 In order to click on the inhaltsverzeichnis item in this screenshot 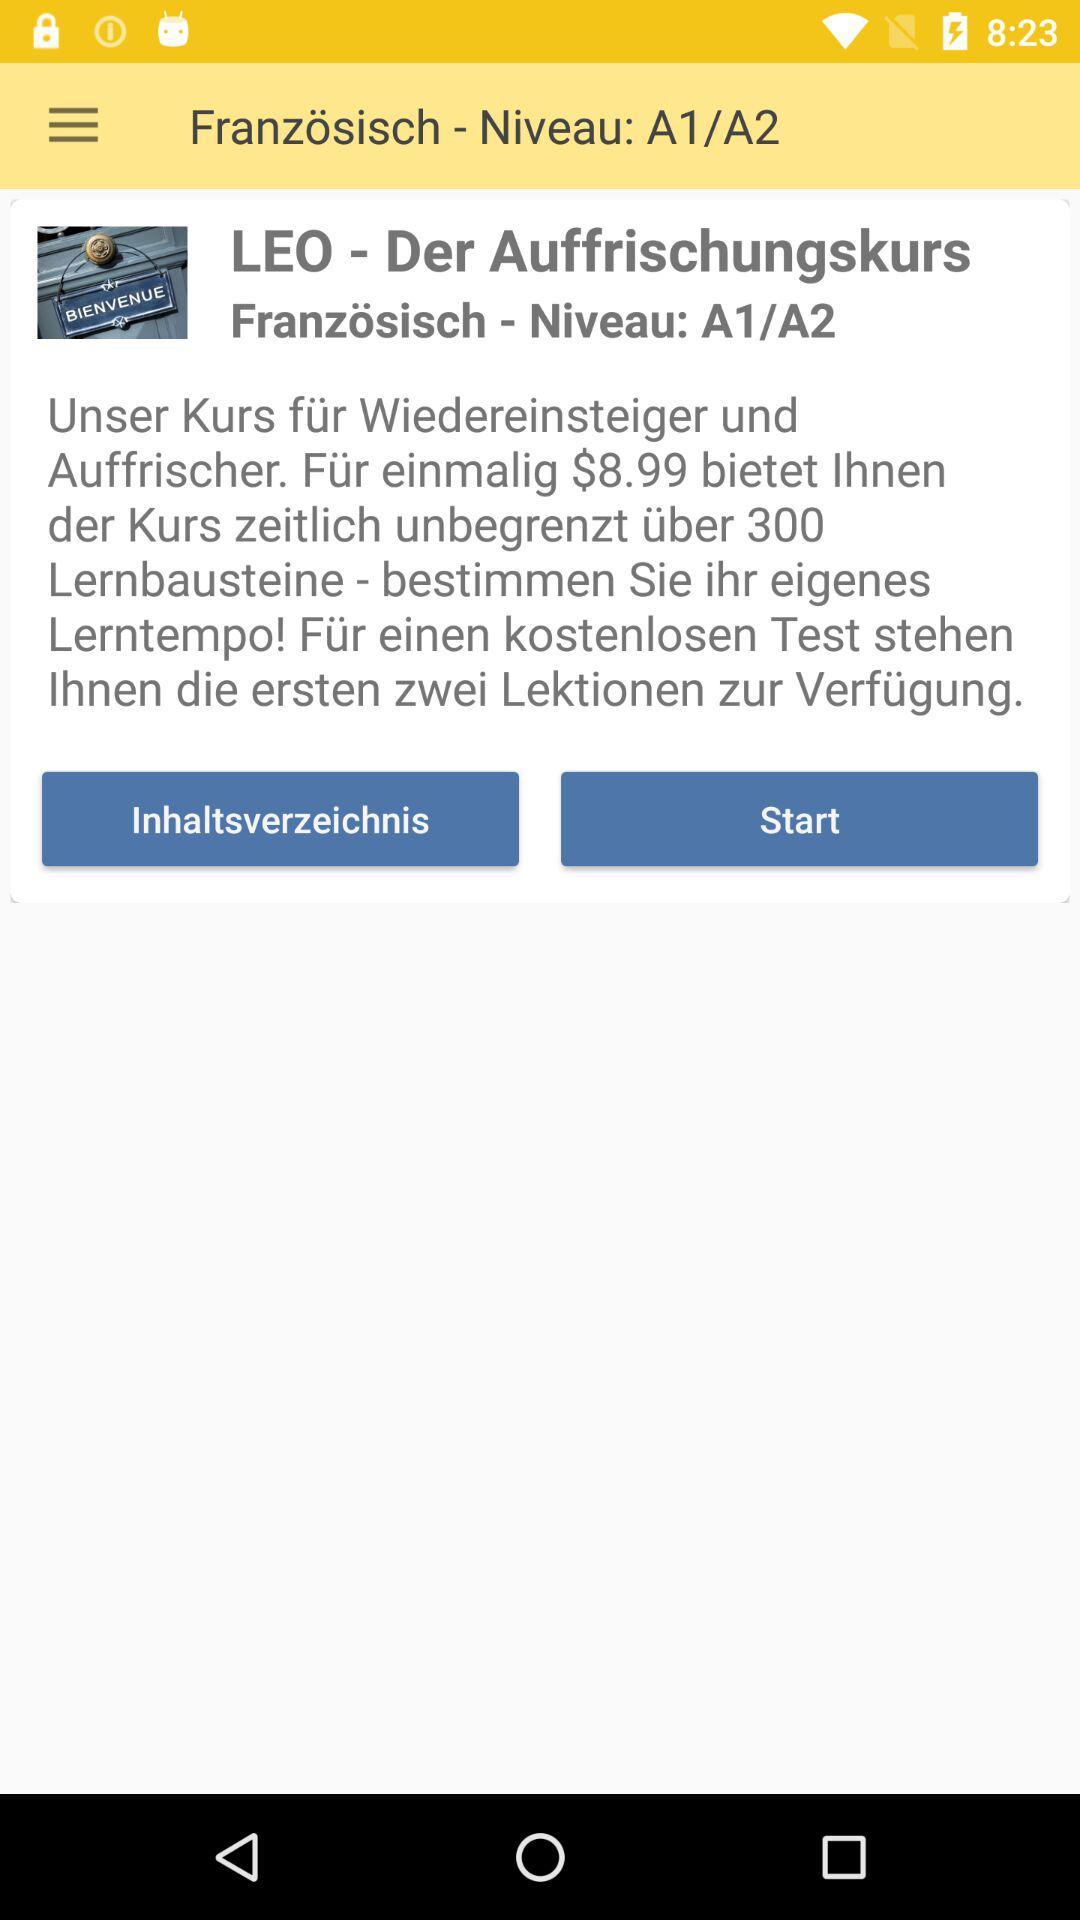, I will do `click(280, 819)`.